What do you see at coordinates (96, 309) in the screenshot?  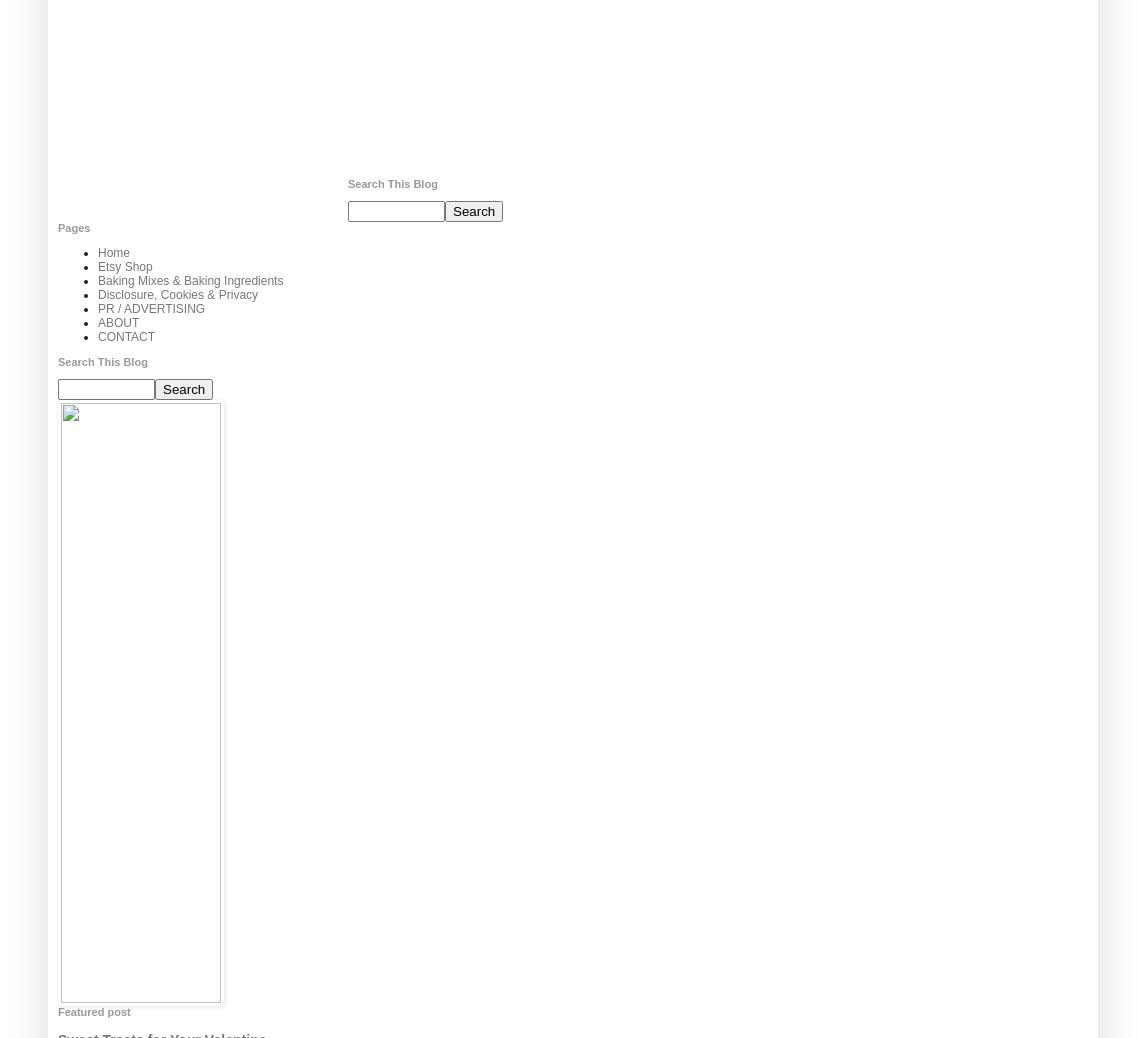 I see `'PR / ADVERTISING'` at bounding box center [96, 309].